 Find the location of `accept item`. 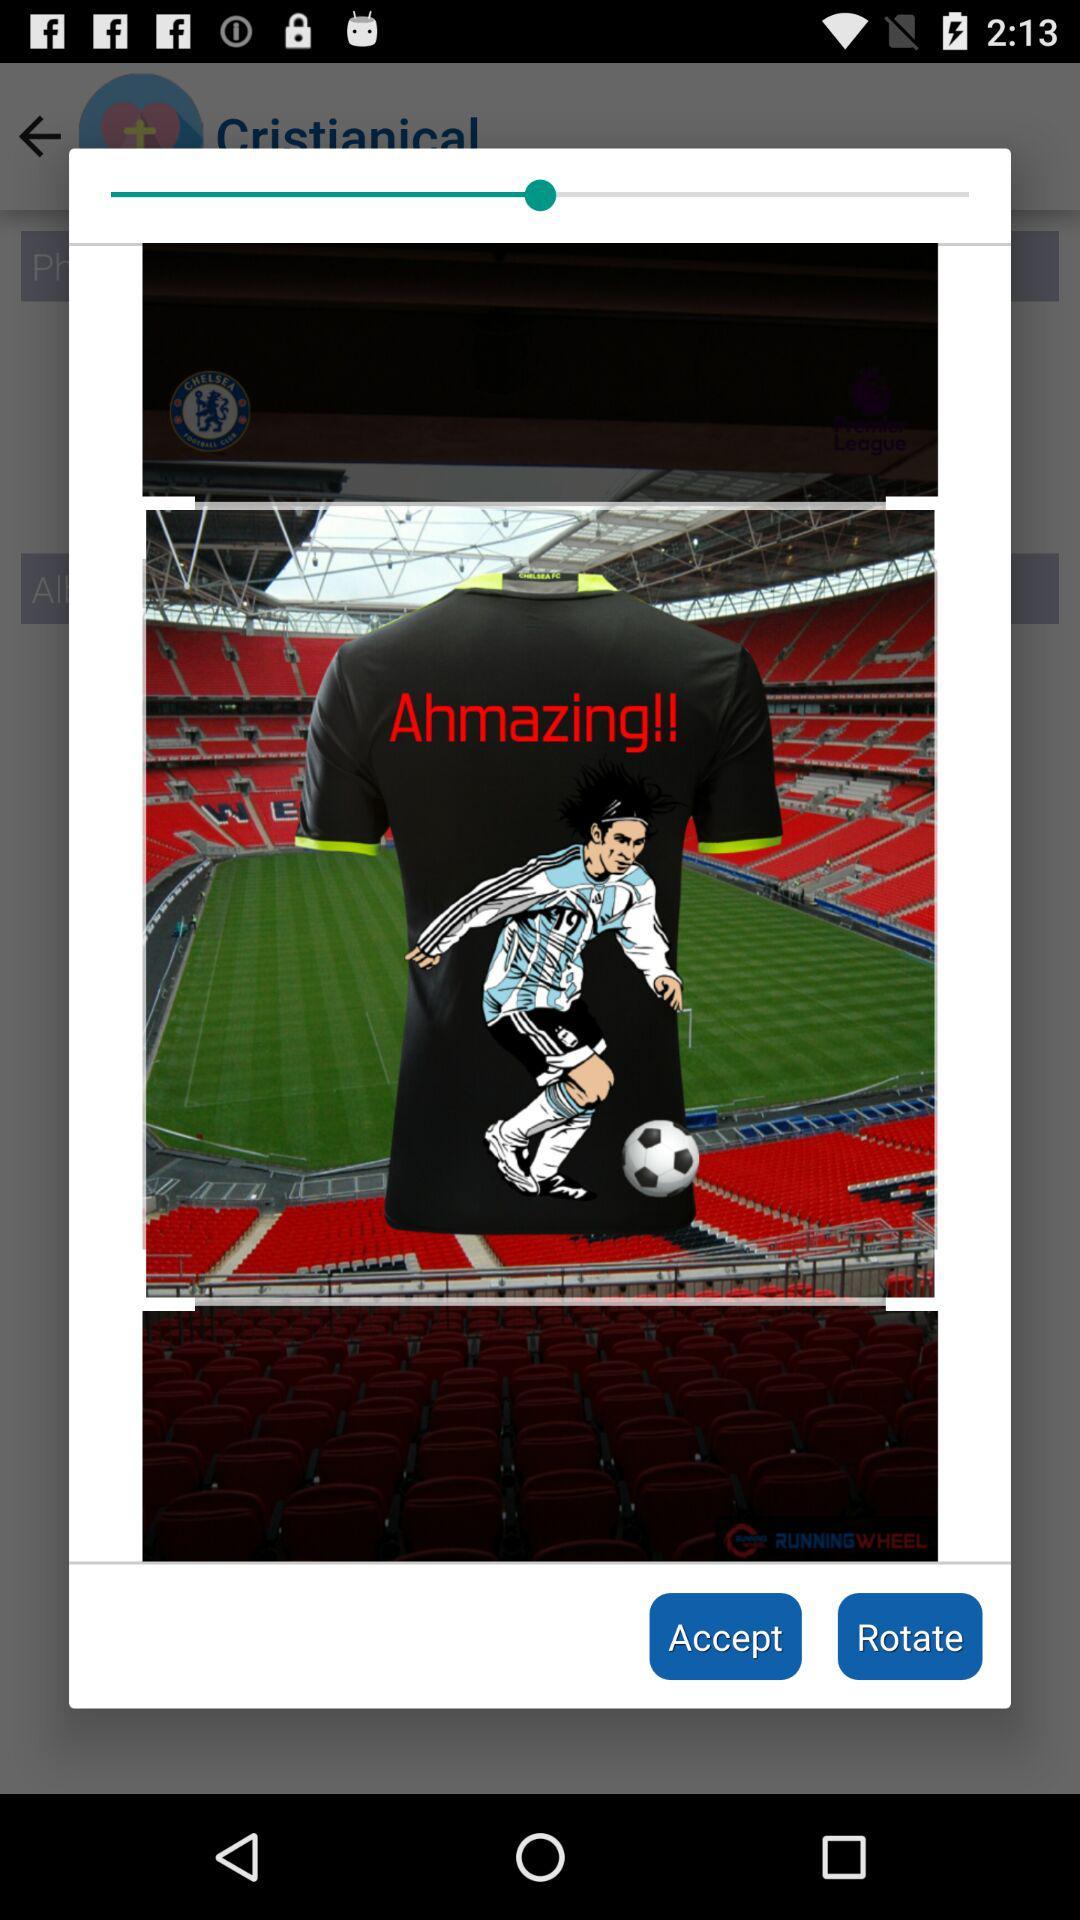

accept item is located at coordinates (725, 1636).